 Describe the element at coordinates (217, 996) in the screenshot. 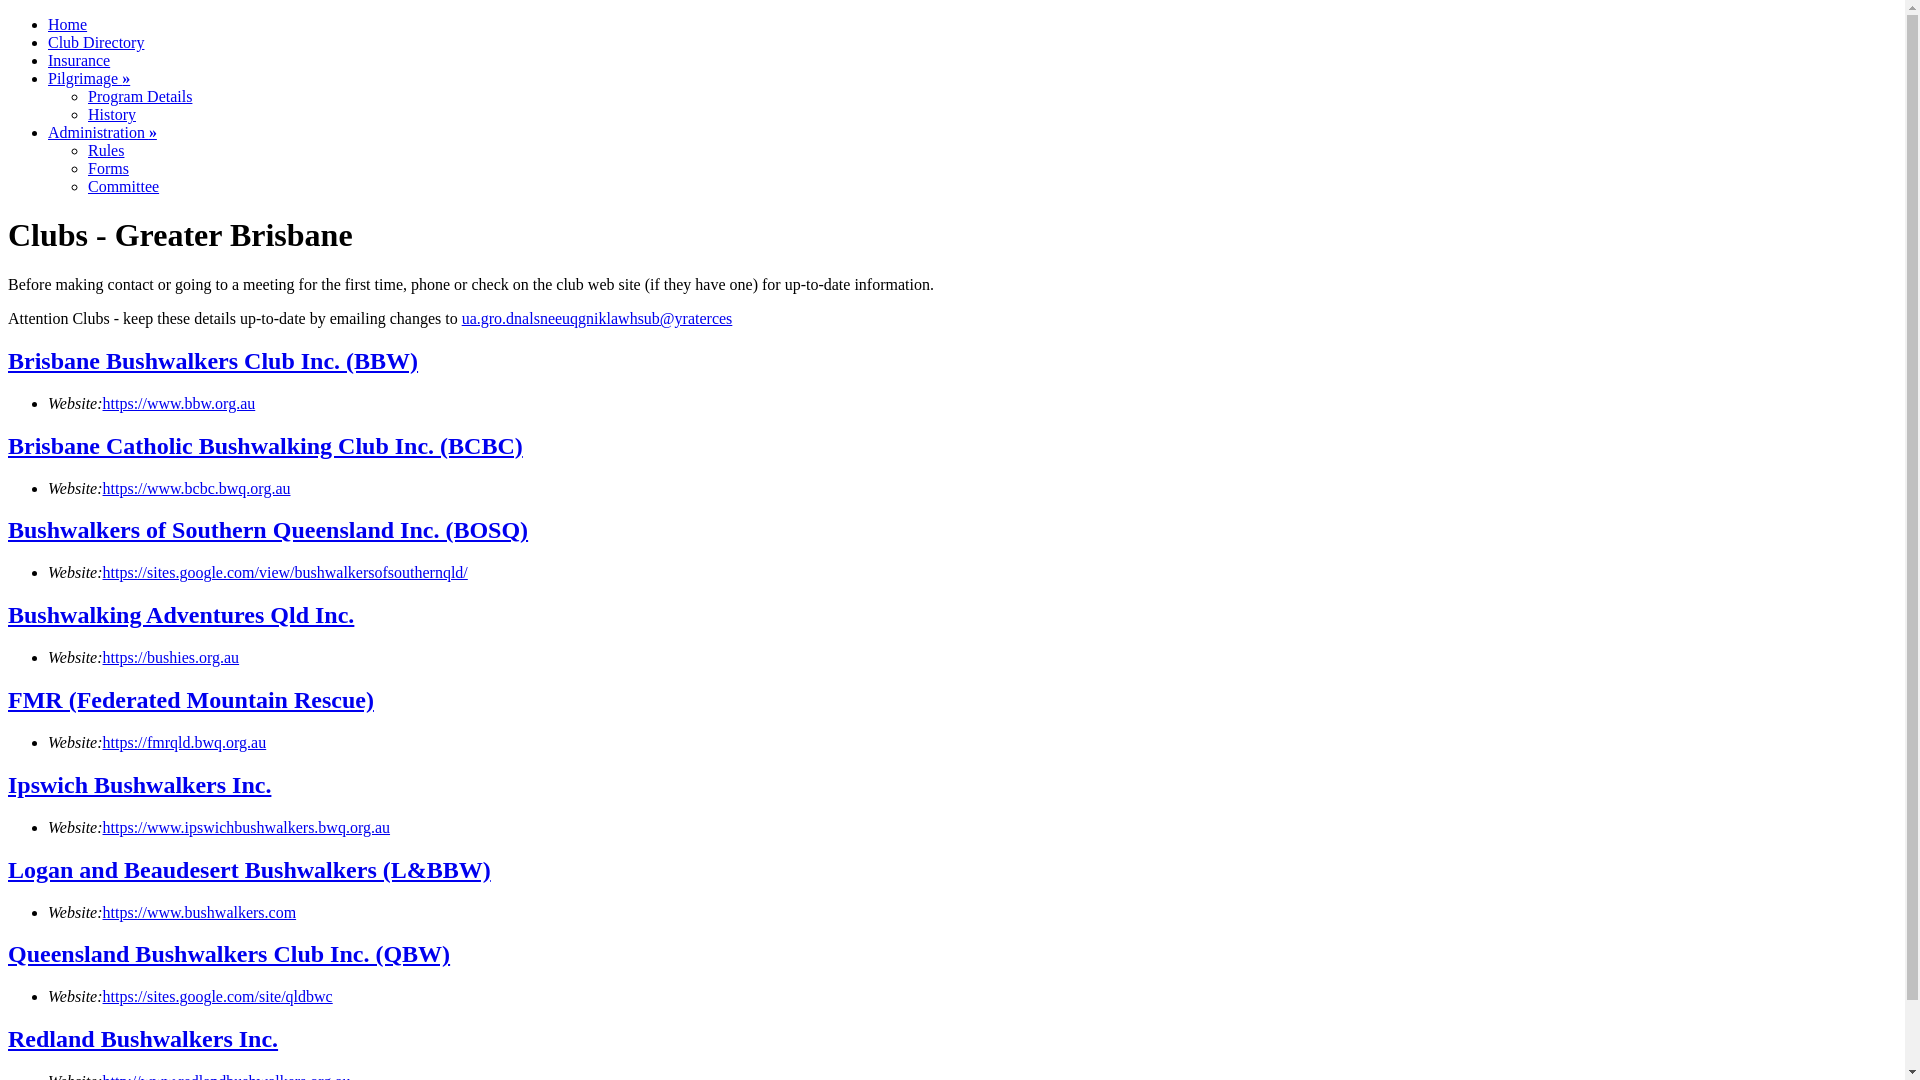

I see `'https://sites.google.com/site/qldbwc'` at that location.